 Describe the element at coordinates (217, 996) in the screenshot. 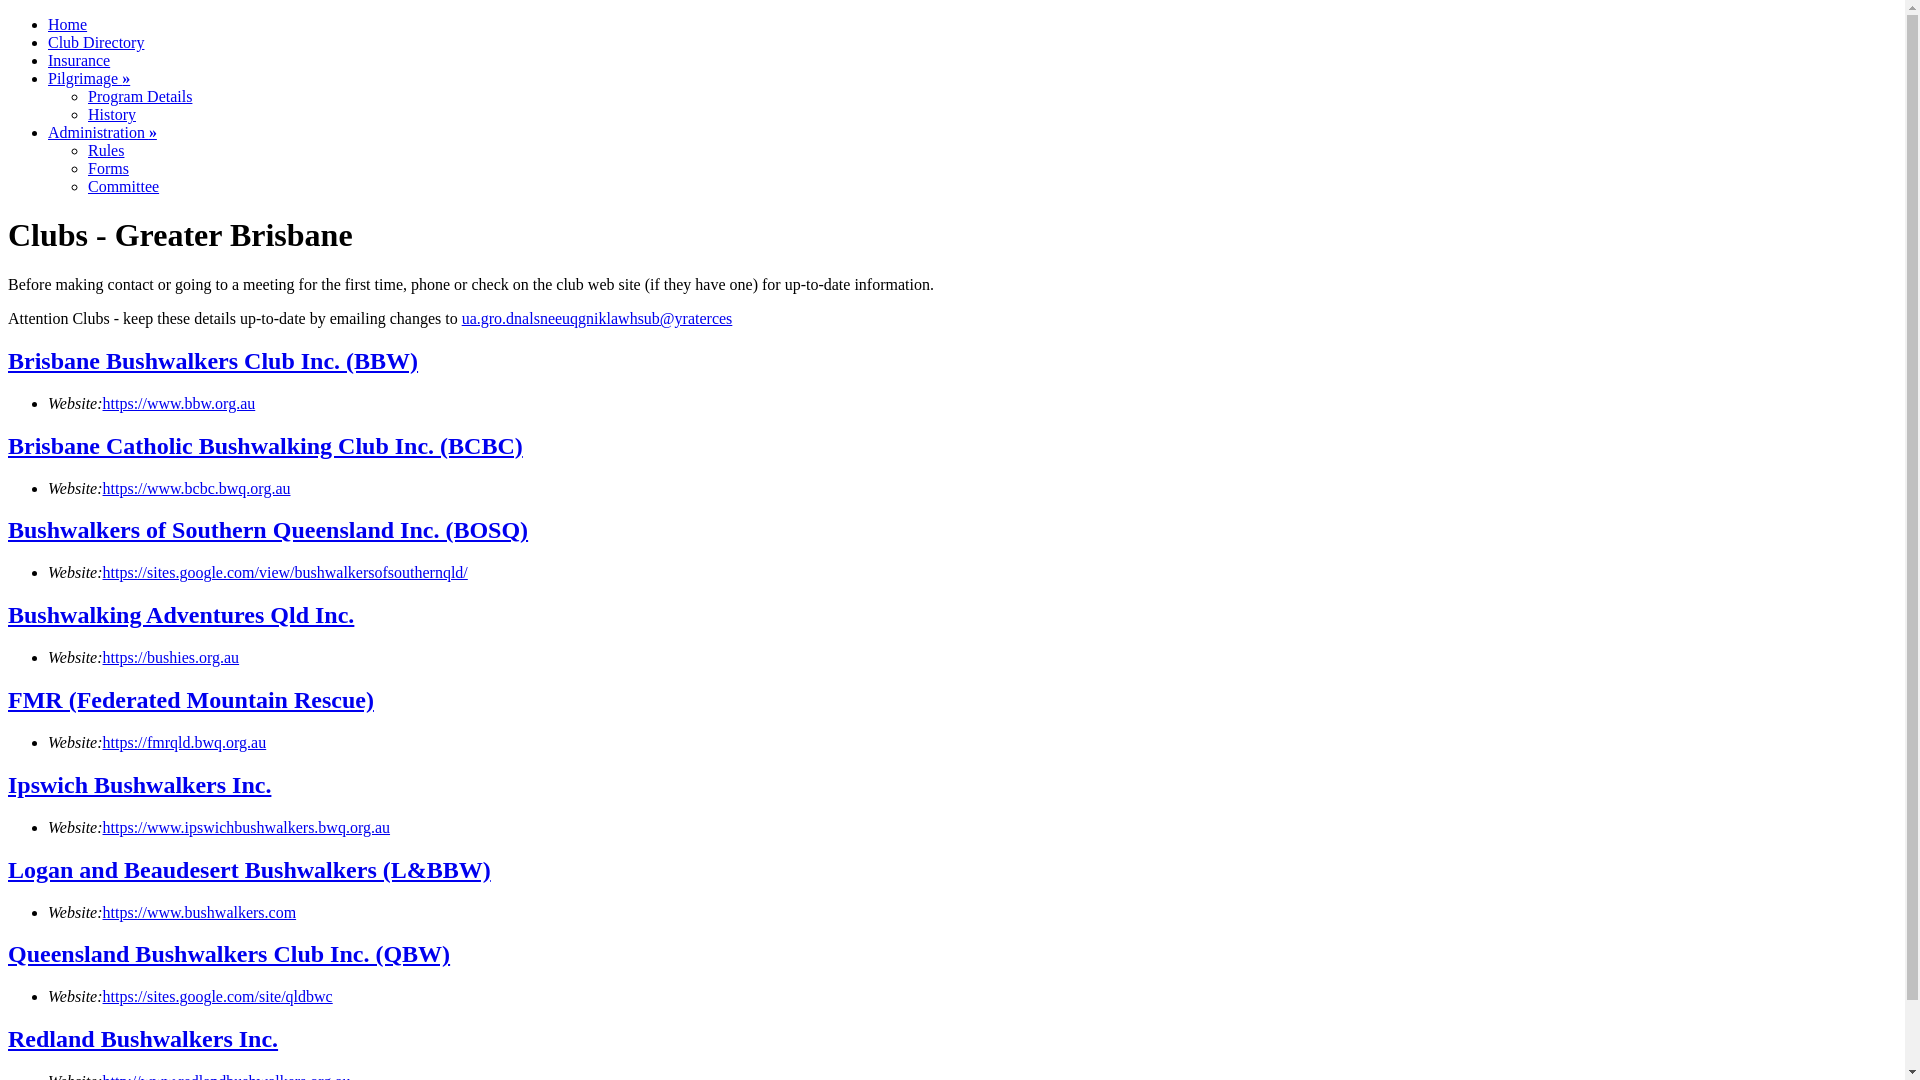

I see `'https://sites.google.com/site/qldbwc'` at that location.